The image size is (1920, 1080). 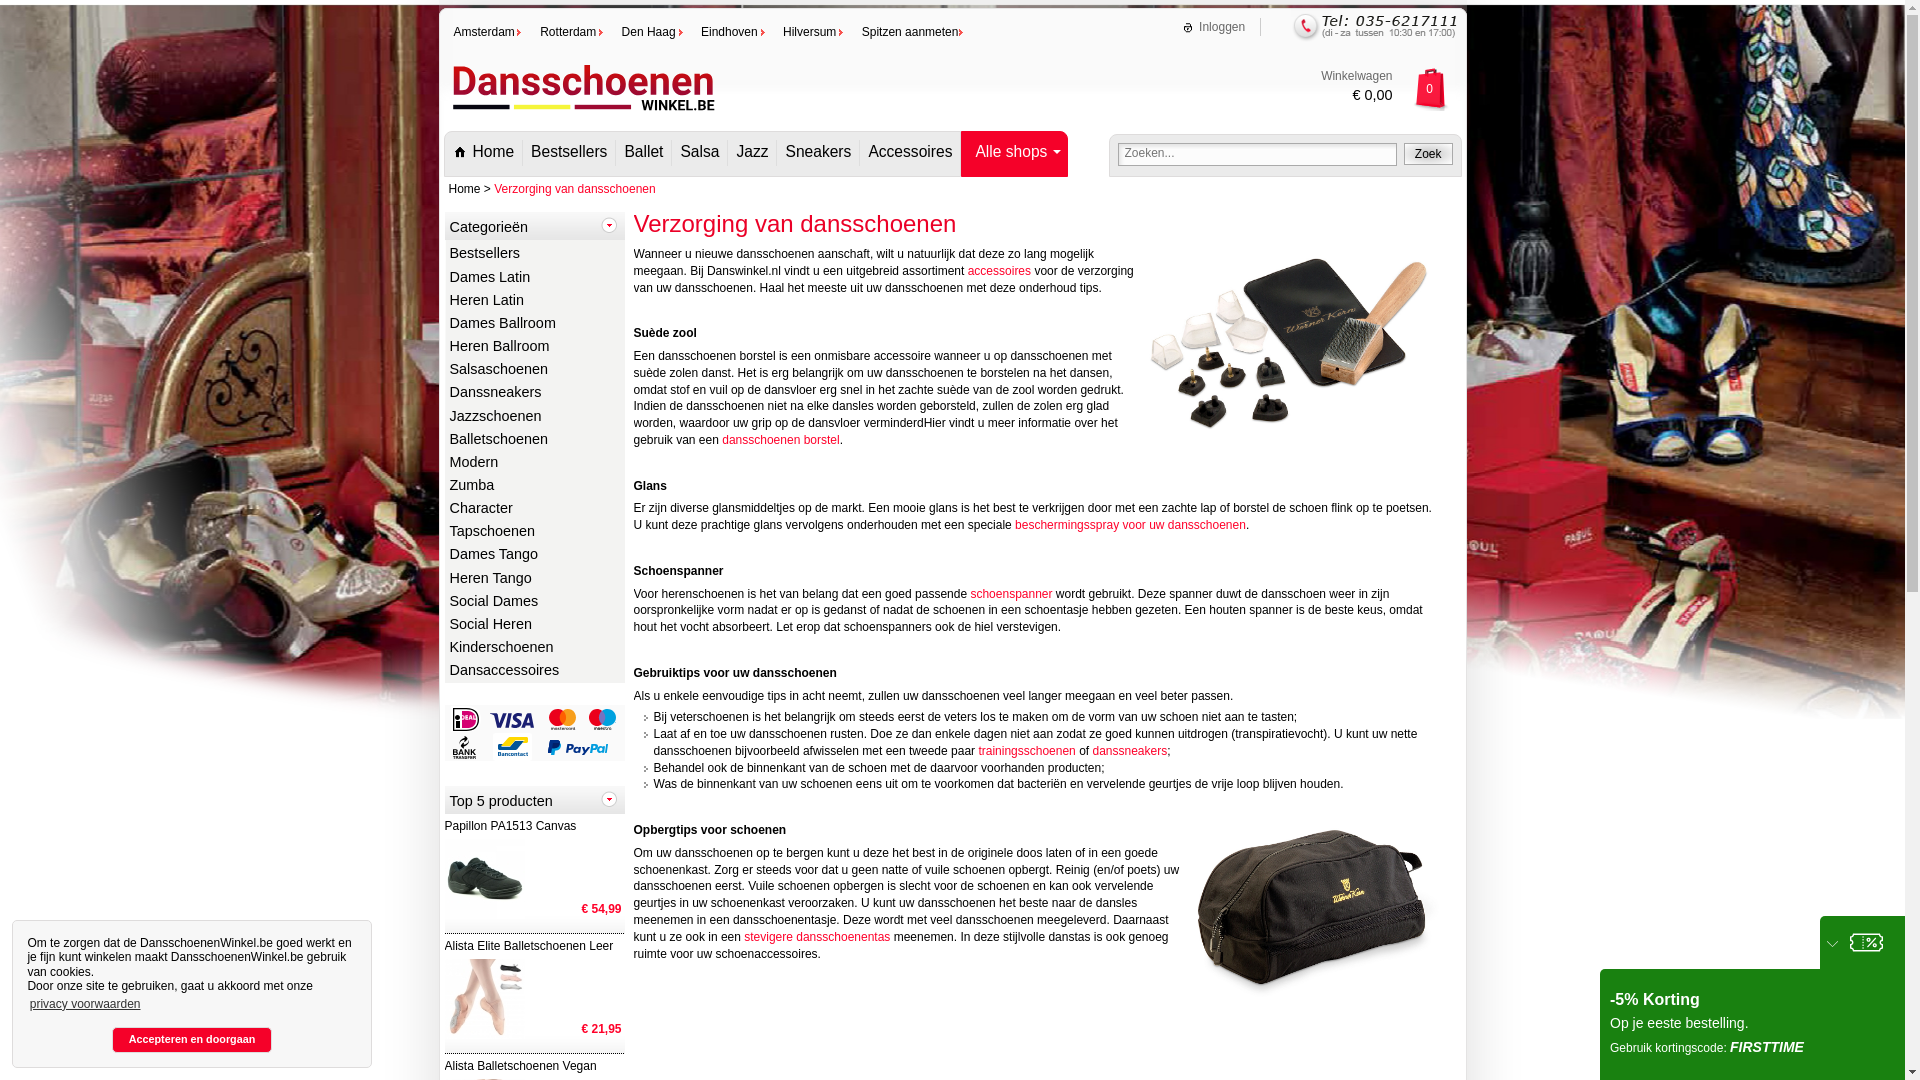 What do you see at coordinates (533, 278) in the screenshot?
I see `'Dames Latin'` at bounding box center [533, 278].